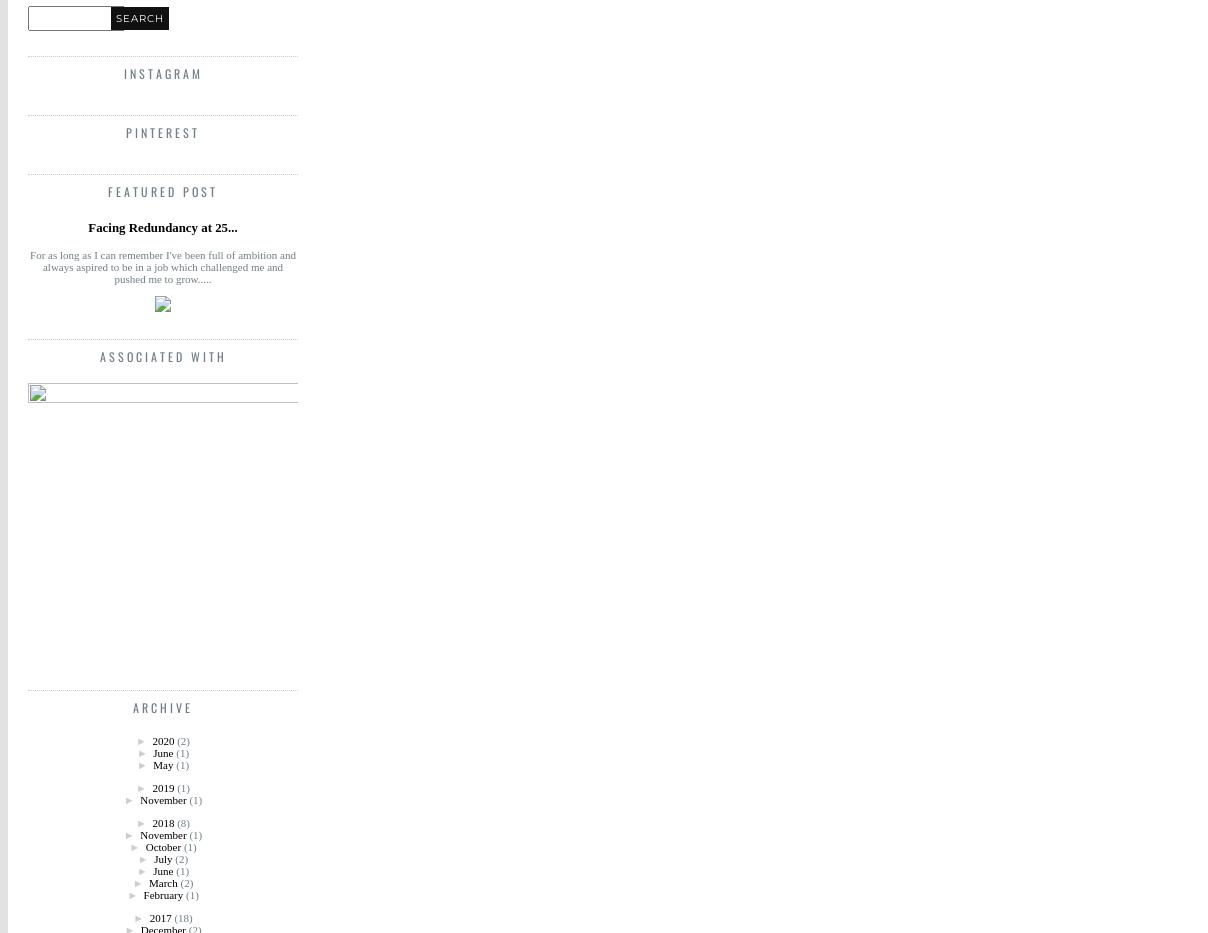  Describe the element at coordinates (162, 267) in the screenshot. I see `'For as long as I can remember I've been full of ambition and always aspired to be in a job which challenged me and pushed me to grow.....'` at that location.